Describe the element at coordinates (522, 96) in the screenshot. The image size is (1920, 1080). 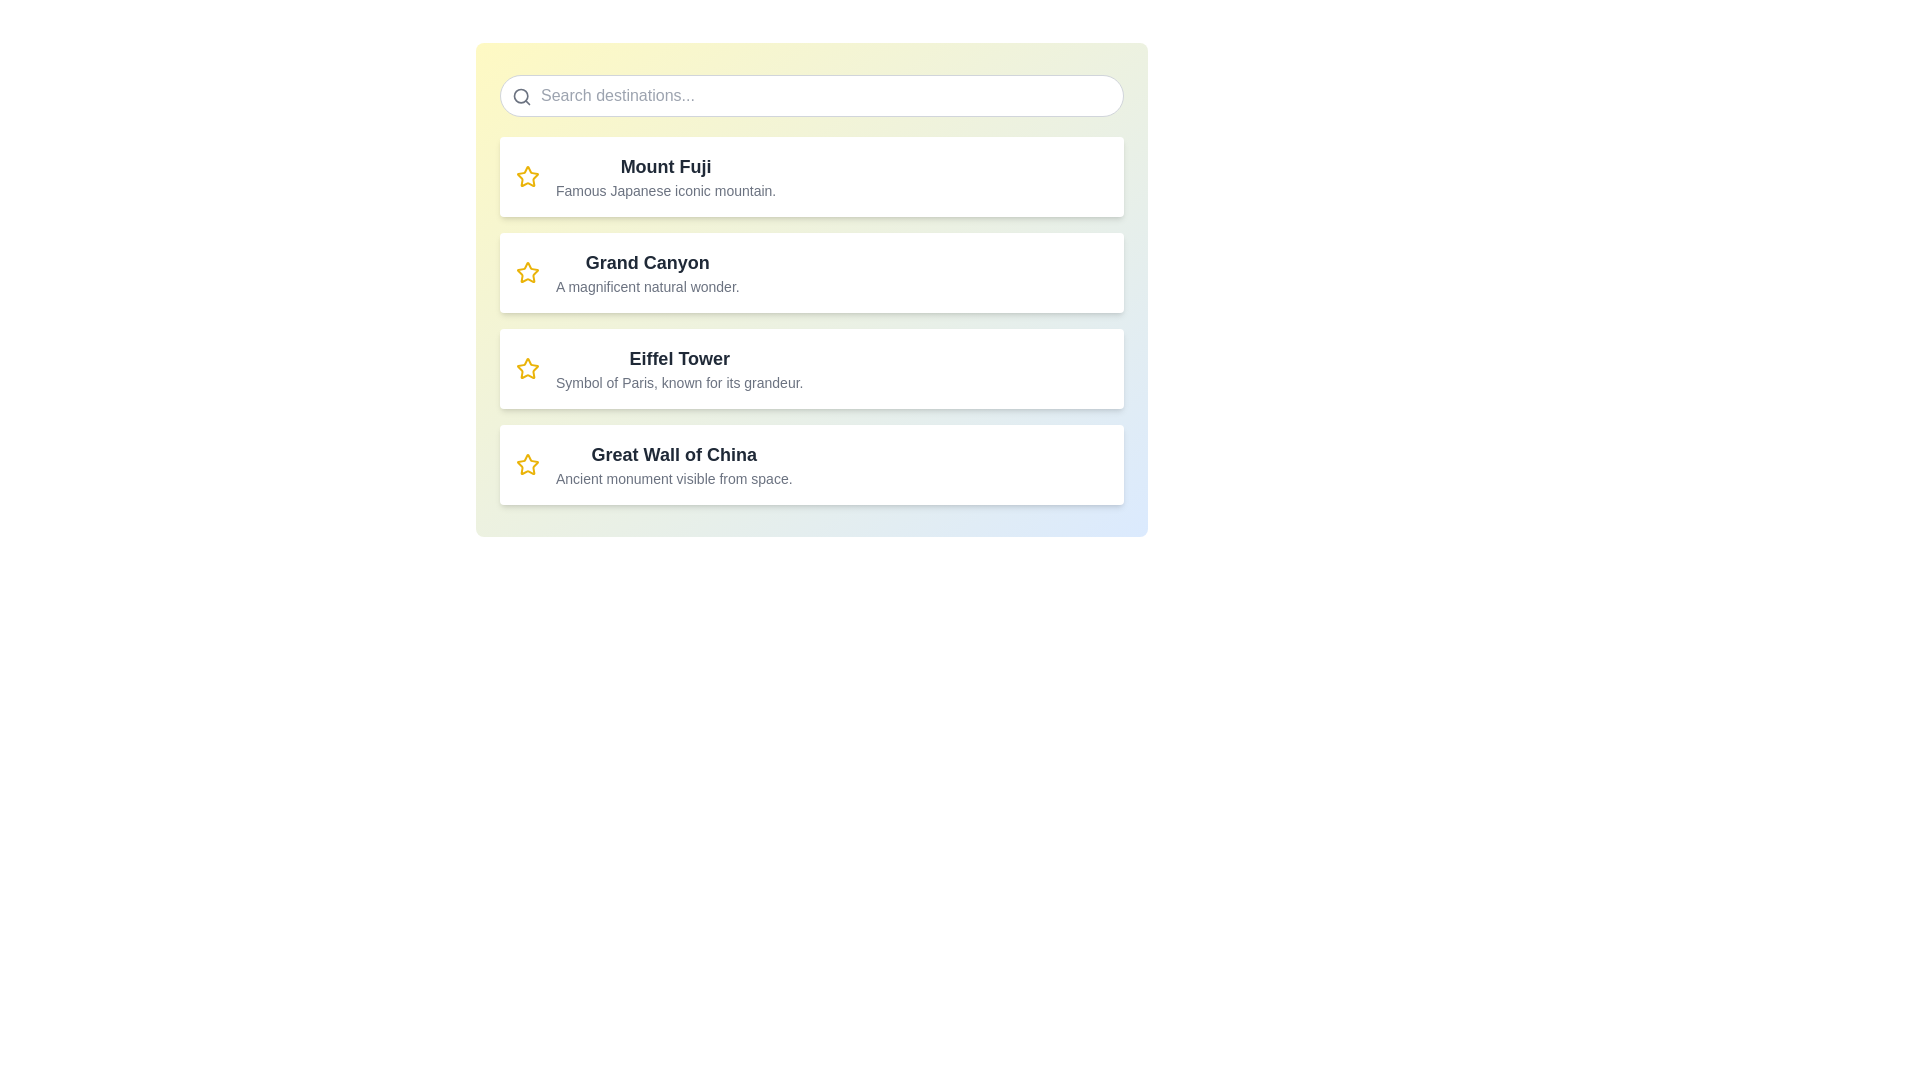
I see `the small magnifying glass icon located inside the search bar, which is styled in a minimalist design with thin lines and is positioned on the left side of the search box` at that location.